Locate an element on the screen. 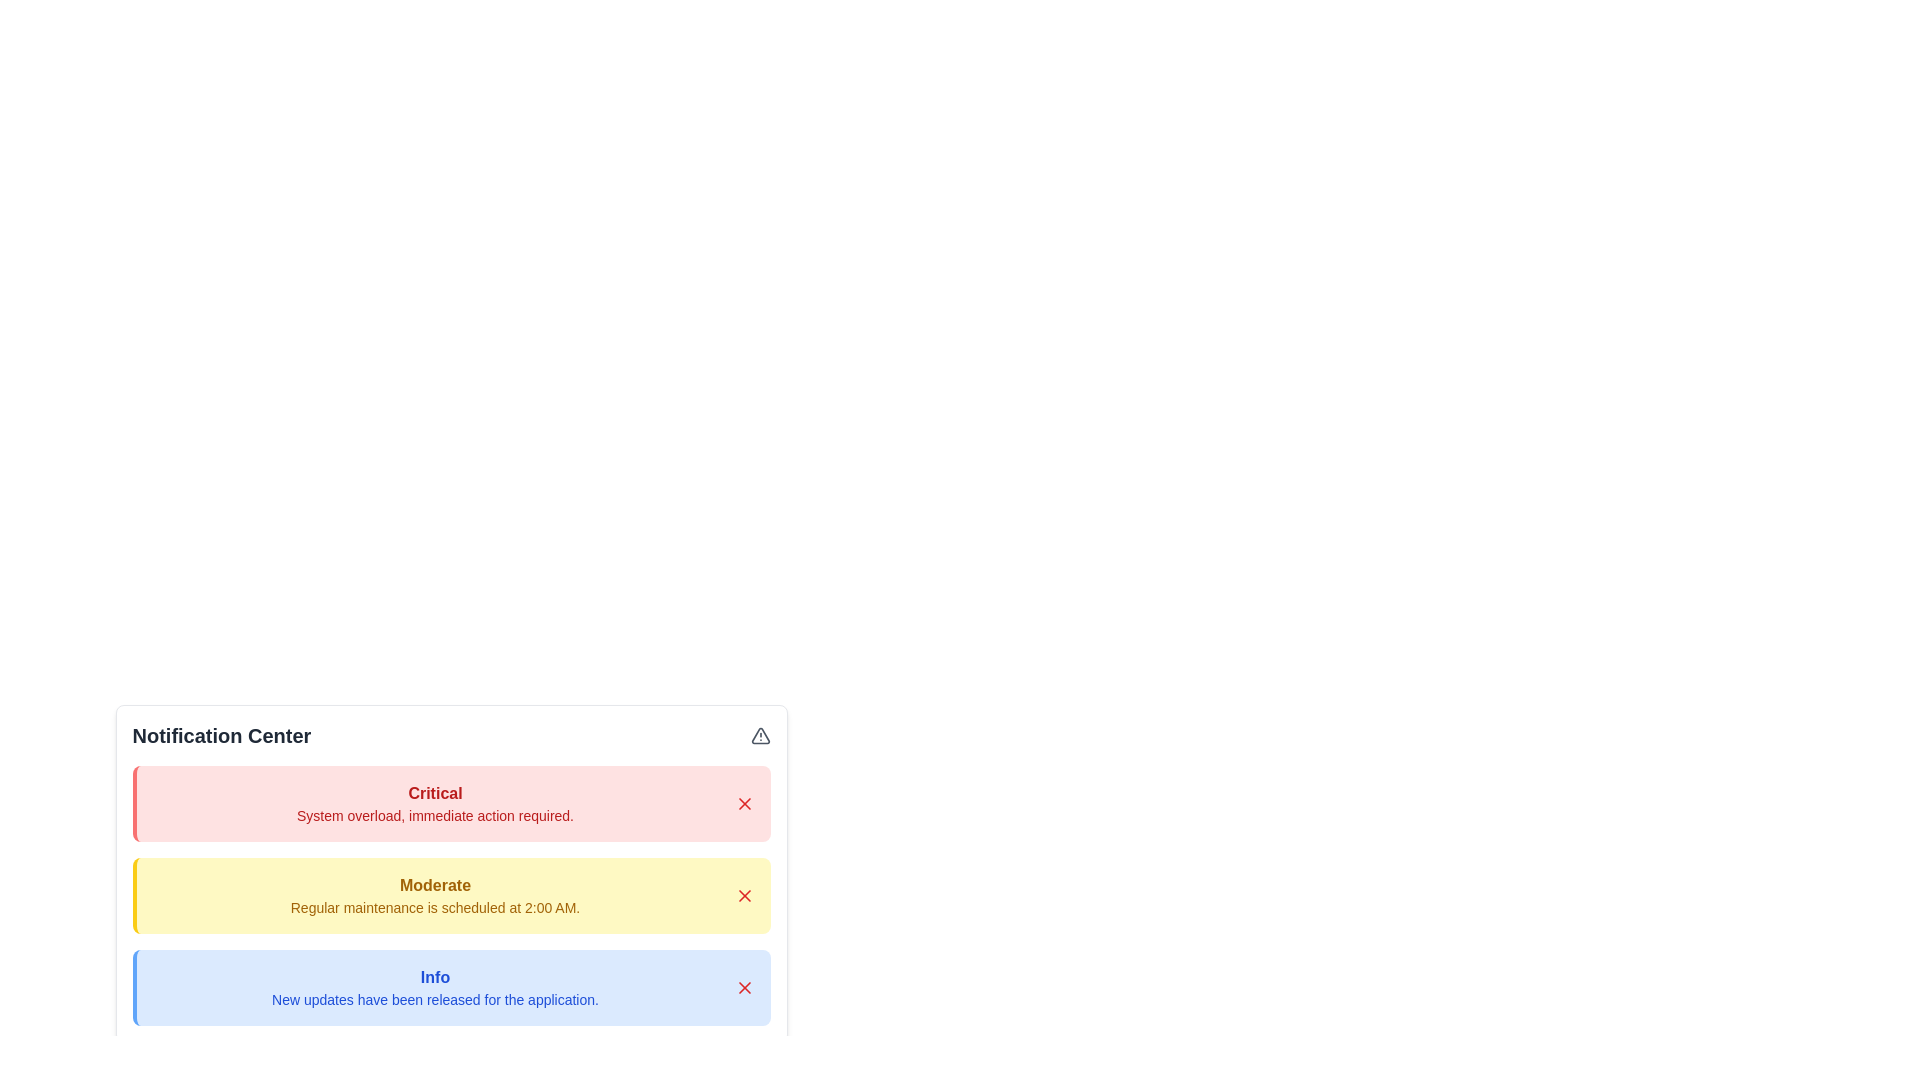 The image size is (1920, 1080). the notification with level Info to view its details is located at coordinates (434, 986).